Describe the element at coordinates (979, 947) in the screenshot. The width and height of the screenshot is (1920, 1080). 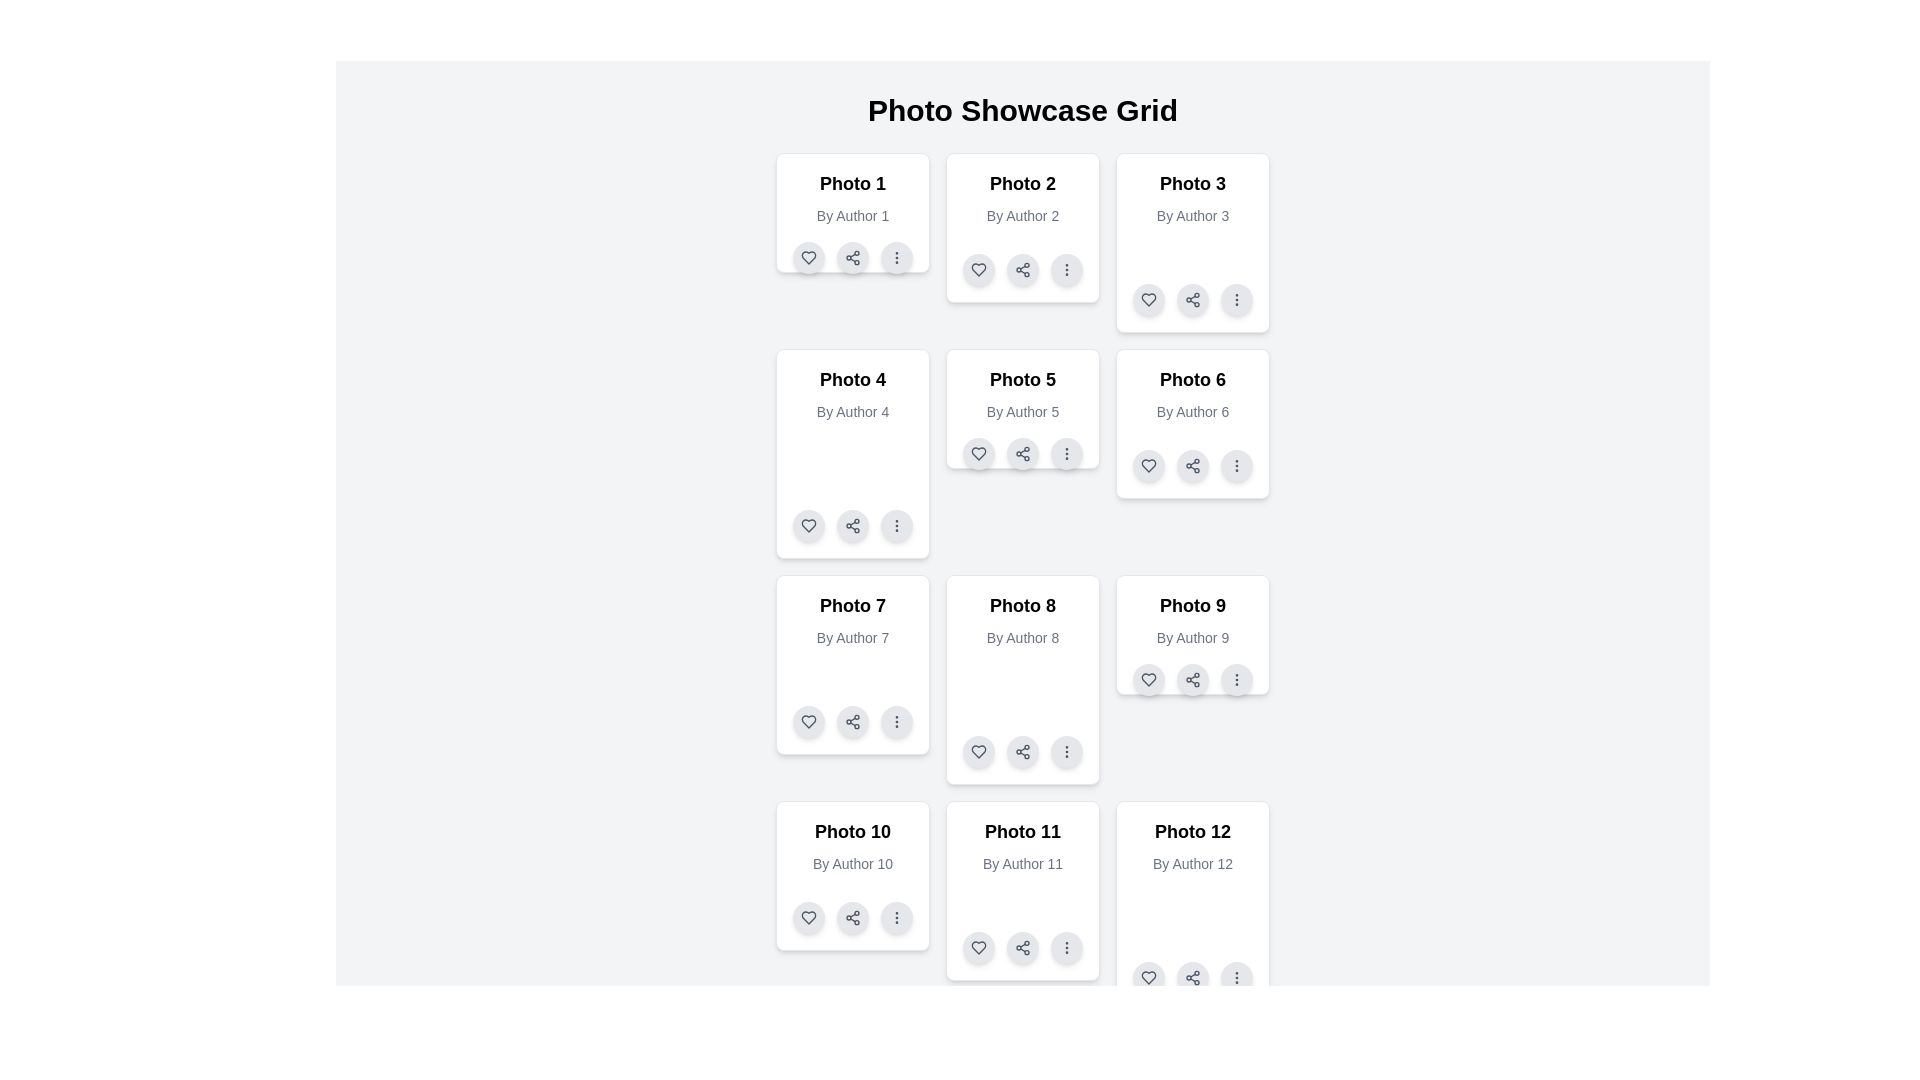
I see `the circular button with a heart-shaped icon located below the card labeled 'Photo 11 By Author 11'` at that location.